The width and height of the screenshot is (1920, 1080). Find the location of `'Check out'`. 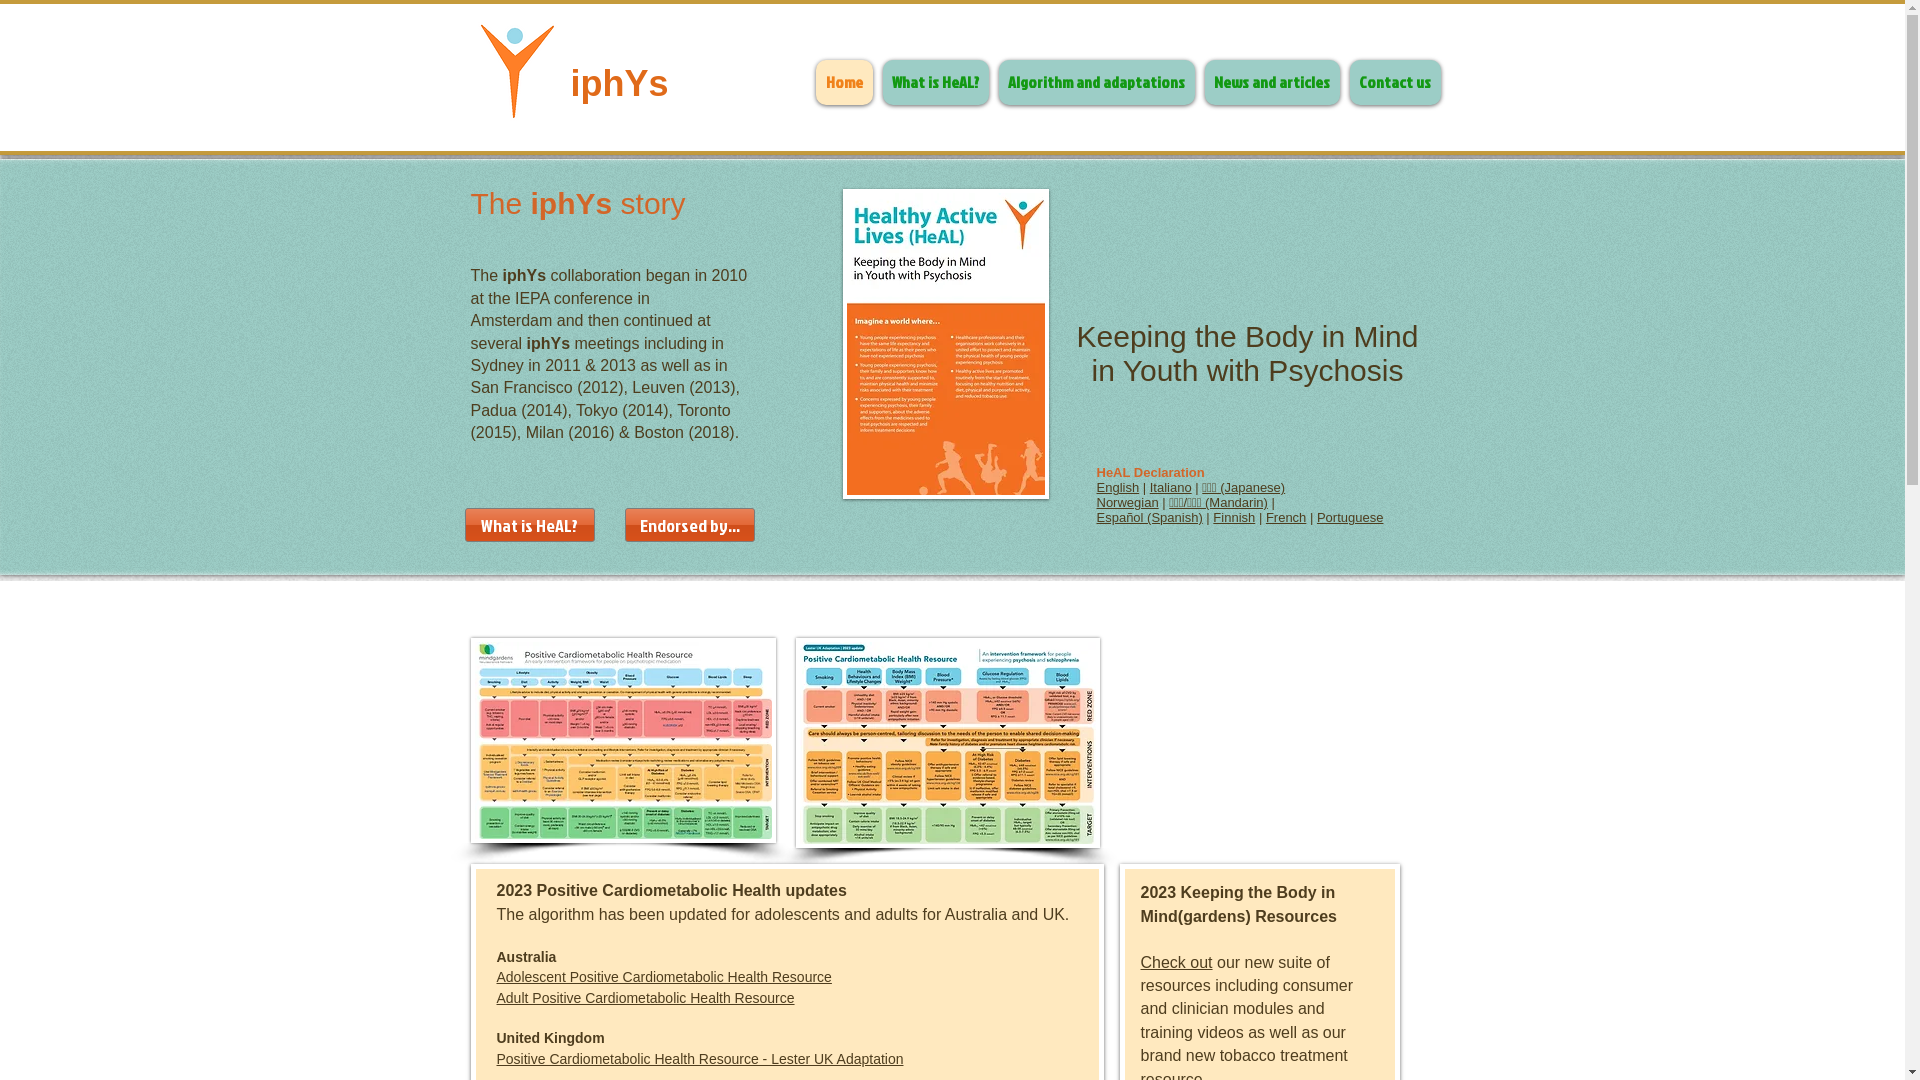

'Check out' is located at coordinates (1176, 961).